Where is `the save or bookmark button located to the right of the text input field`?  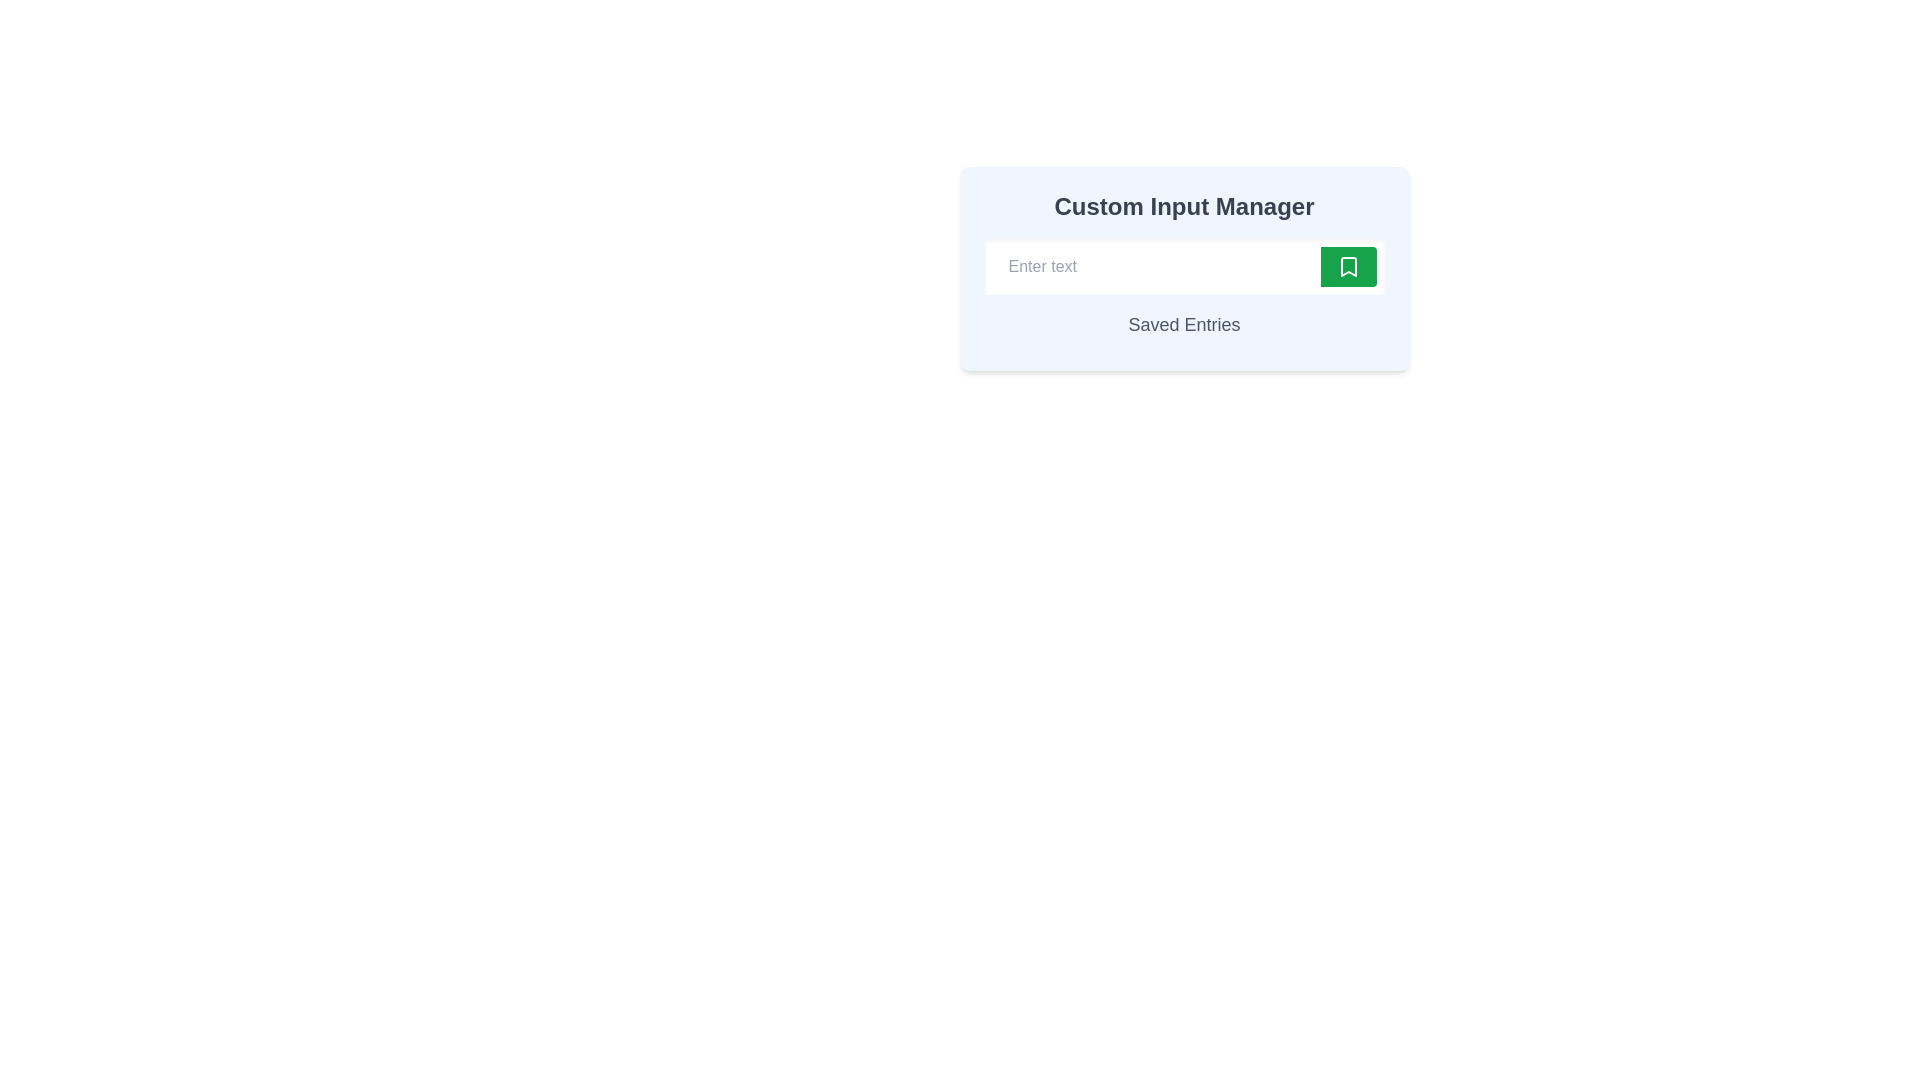 the save or bookmark button located to the right of the text input field is located at coordinates (1348, 265).